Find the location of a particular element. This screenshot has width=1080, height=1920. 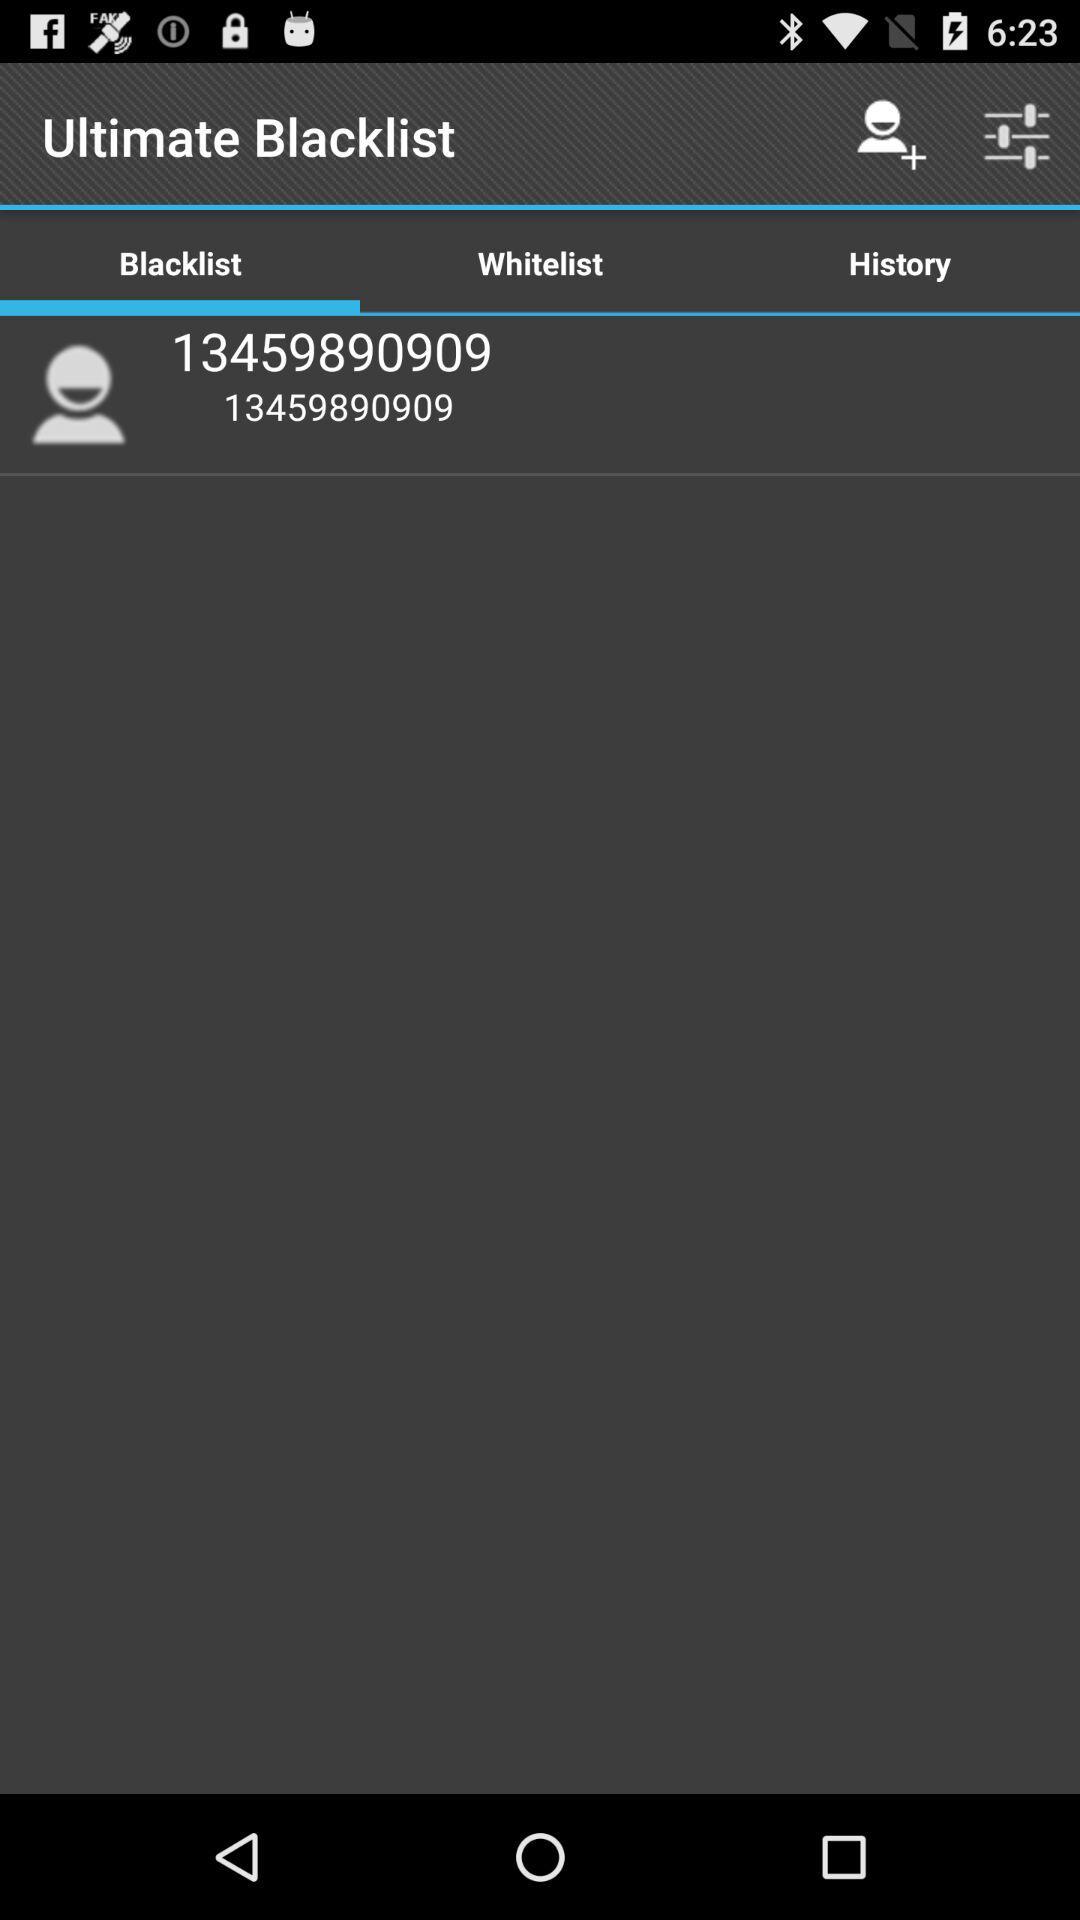

the icon above the history icon is located at coordinates (1017, 135).